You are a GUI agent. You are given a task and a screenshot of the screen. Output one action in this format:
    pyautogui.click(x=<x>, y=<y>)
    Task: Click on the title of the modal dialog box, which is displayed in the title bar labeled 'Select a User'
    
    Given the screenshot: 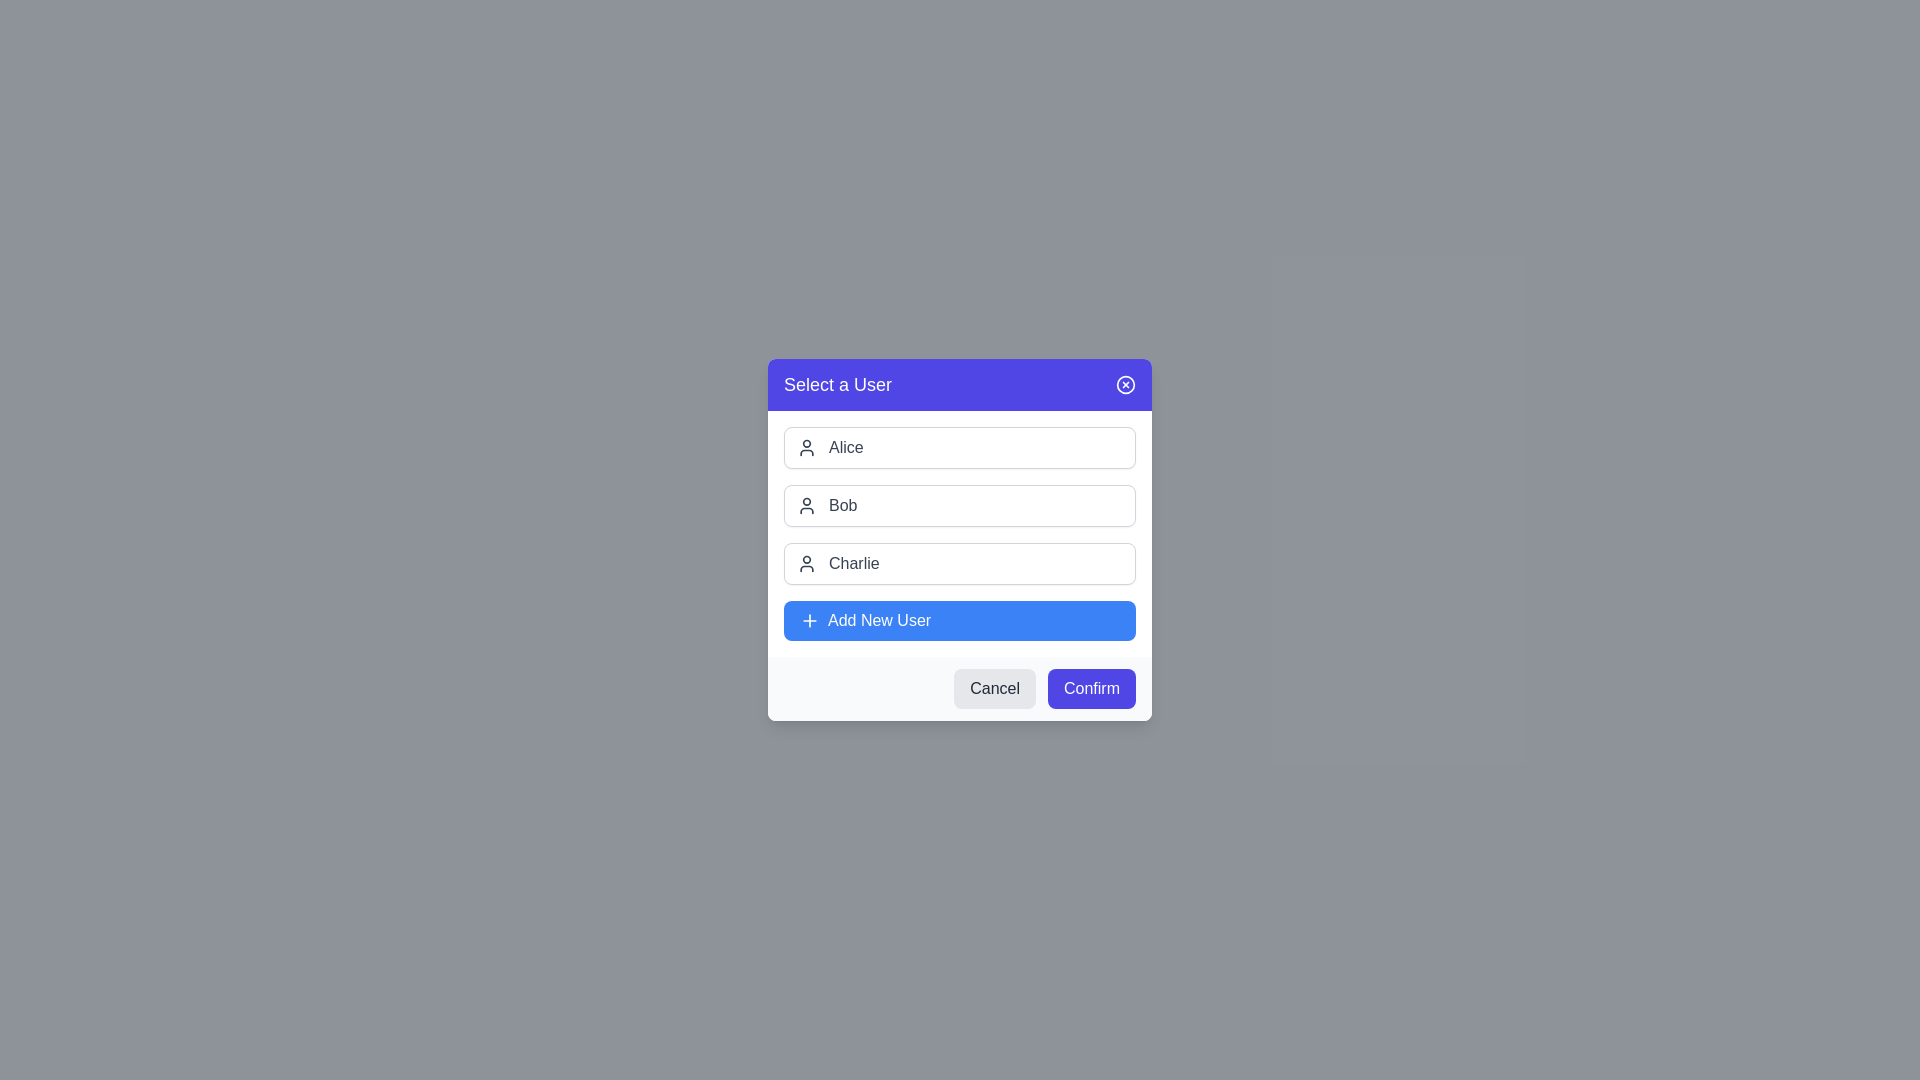 What is the action you would take?
    pyautogui.click(x=960, y=385)
    